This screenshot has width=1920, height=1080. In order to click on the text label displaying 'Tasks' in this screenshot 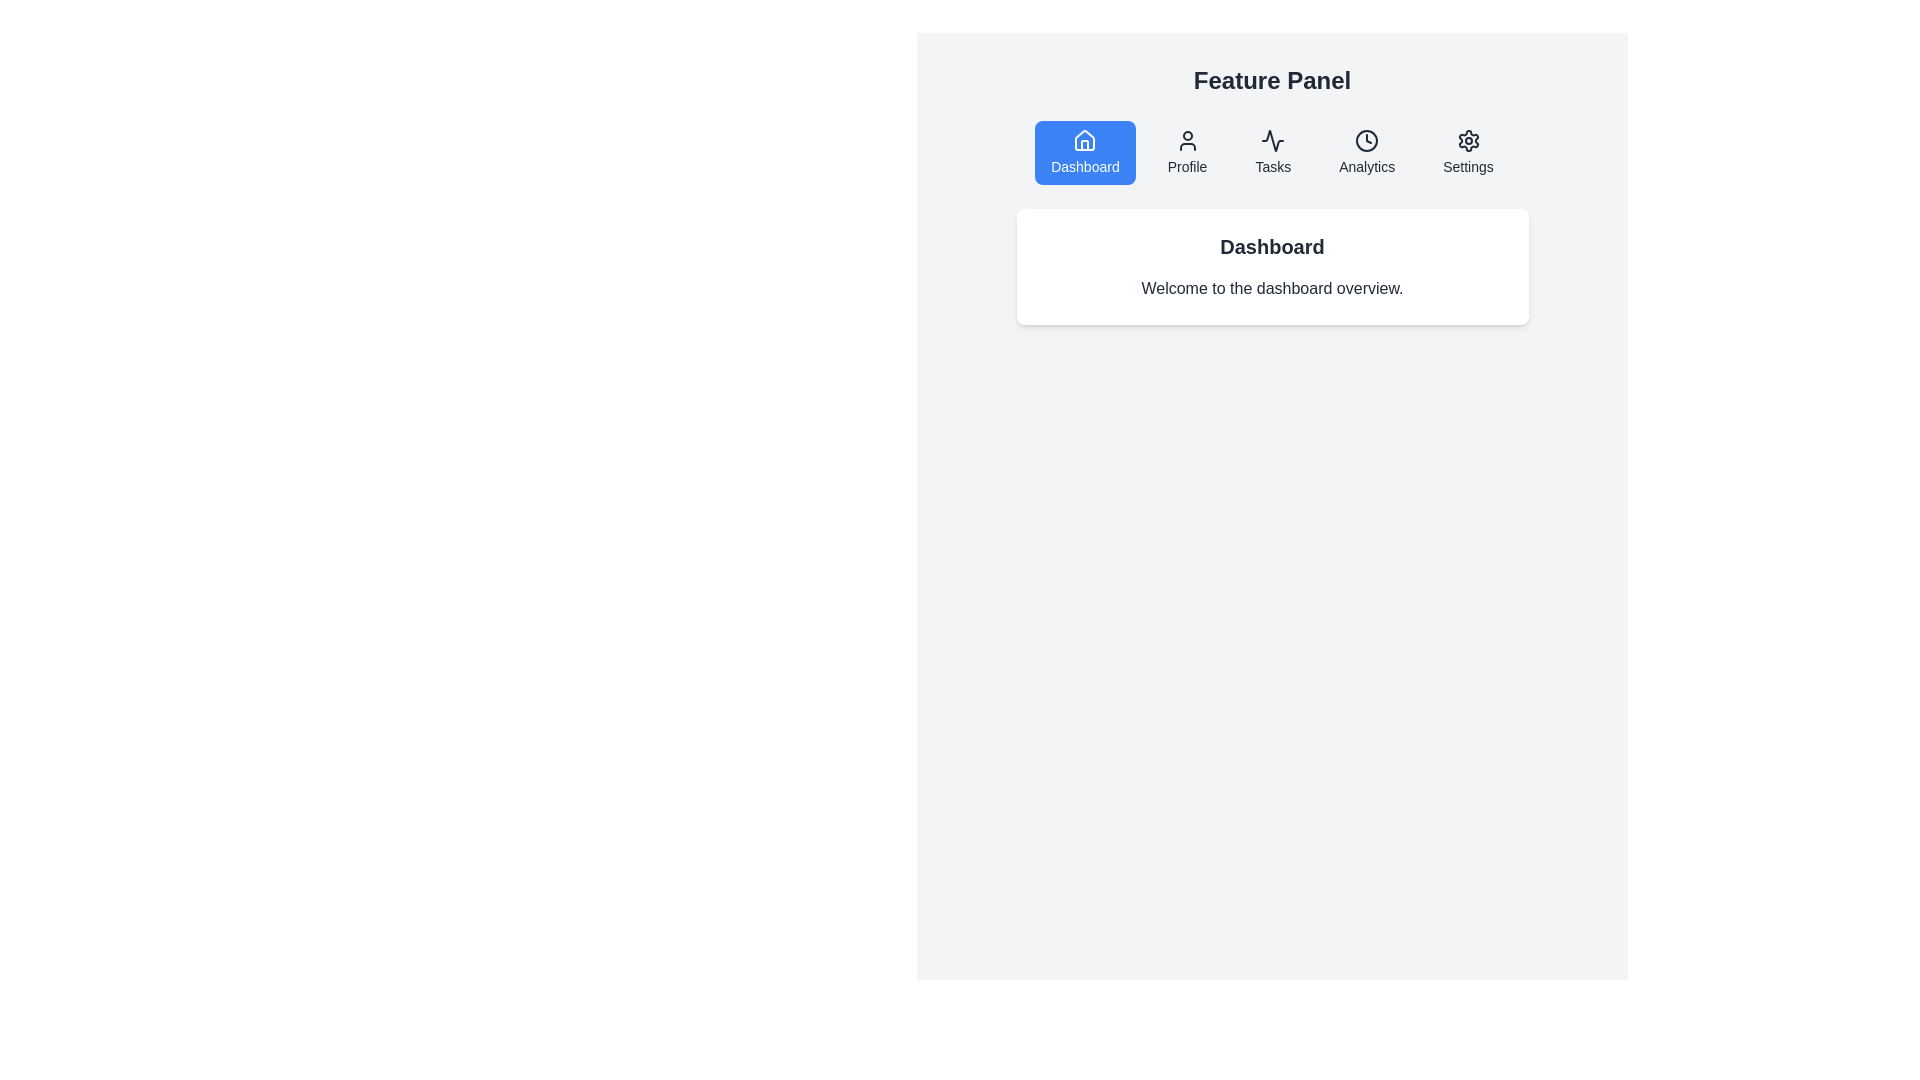, I will do `click(1272, 165)`.